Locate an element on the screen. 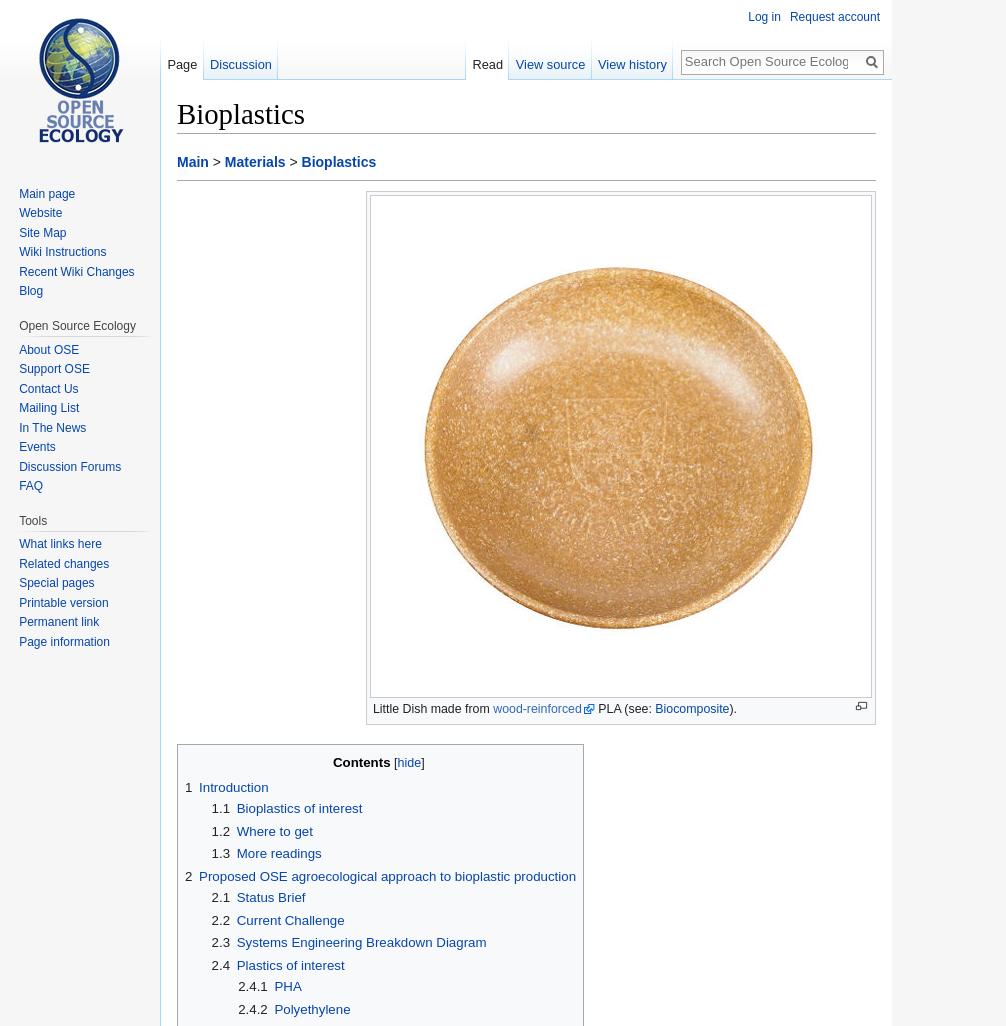 This screenshot has height=1026, width=1006. '2' is located at coordinates (188, 874).